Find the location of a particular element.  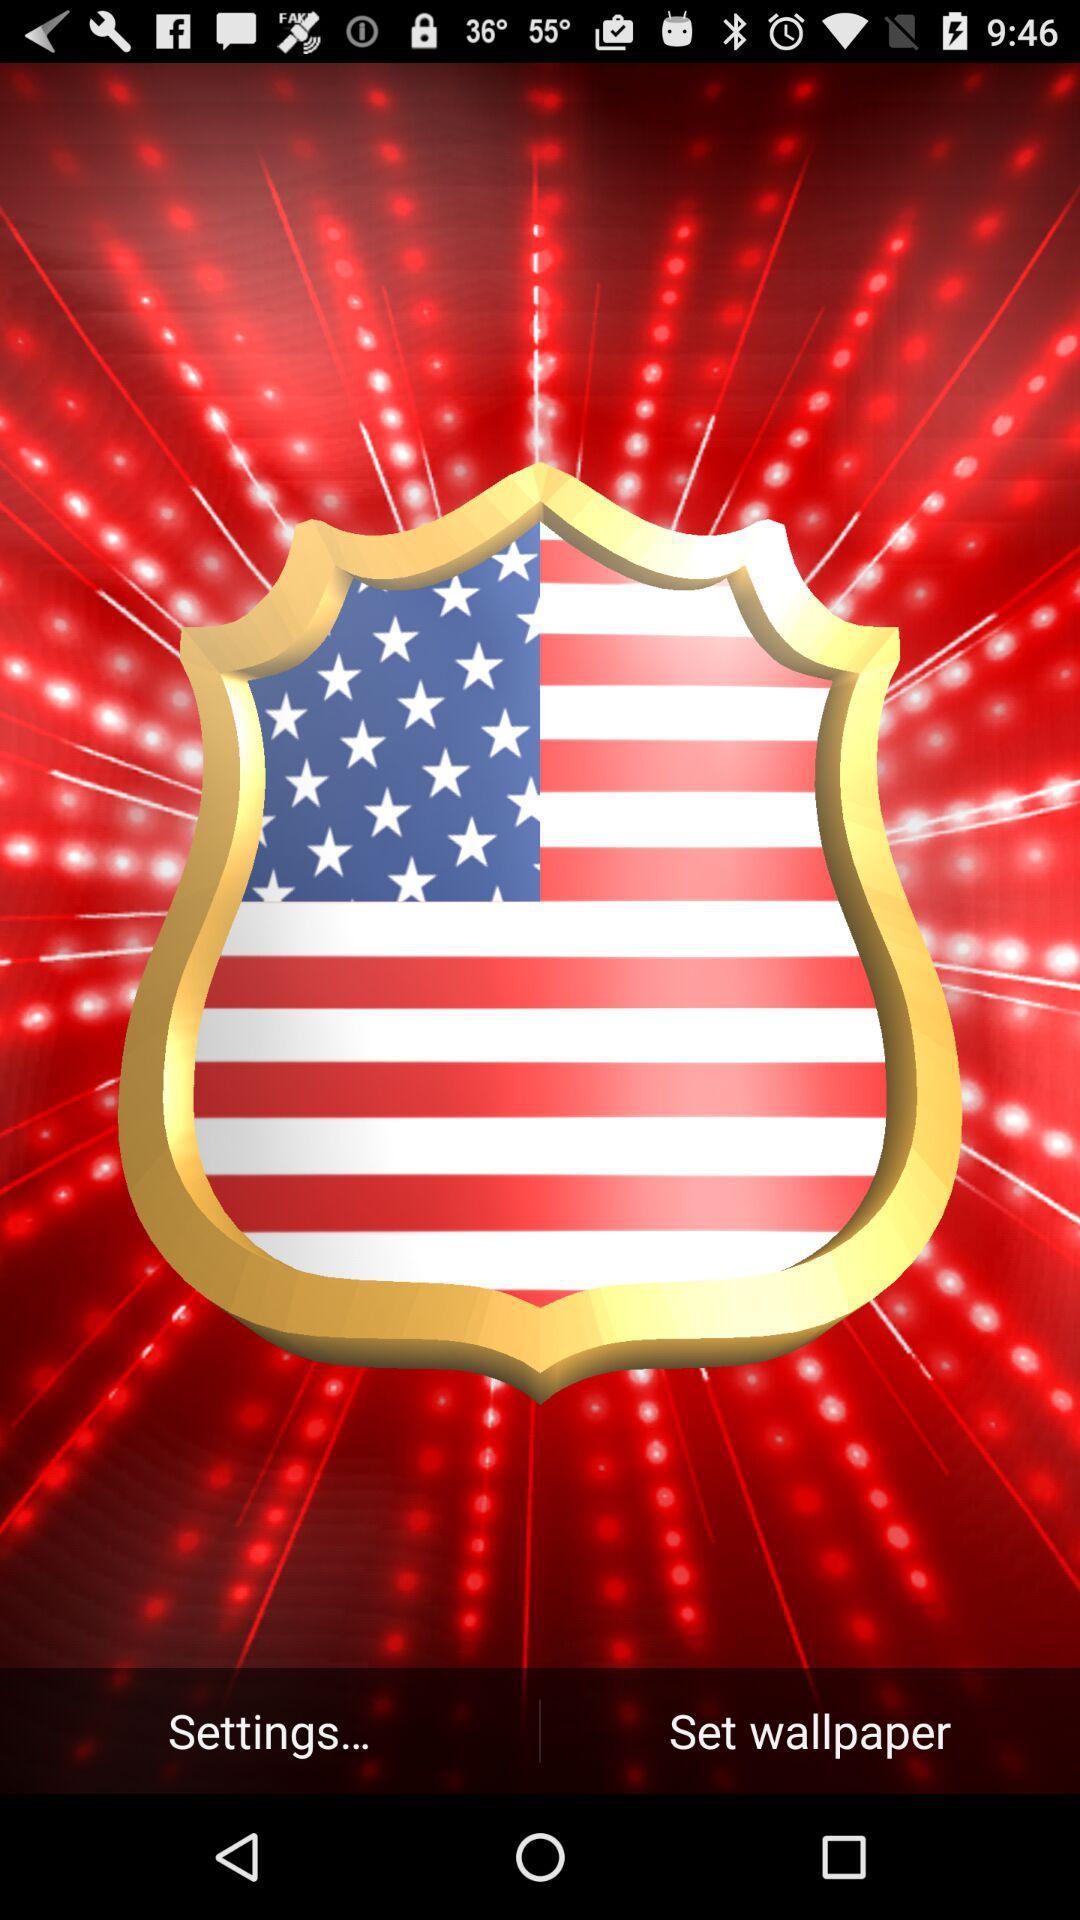

the button to the left of the set wallpaper icon is located at coordinates (268, 1730).